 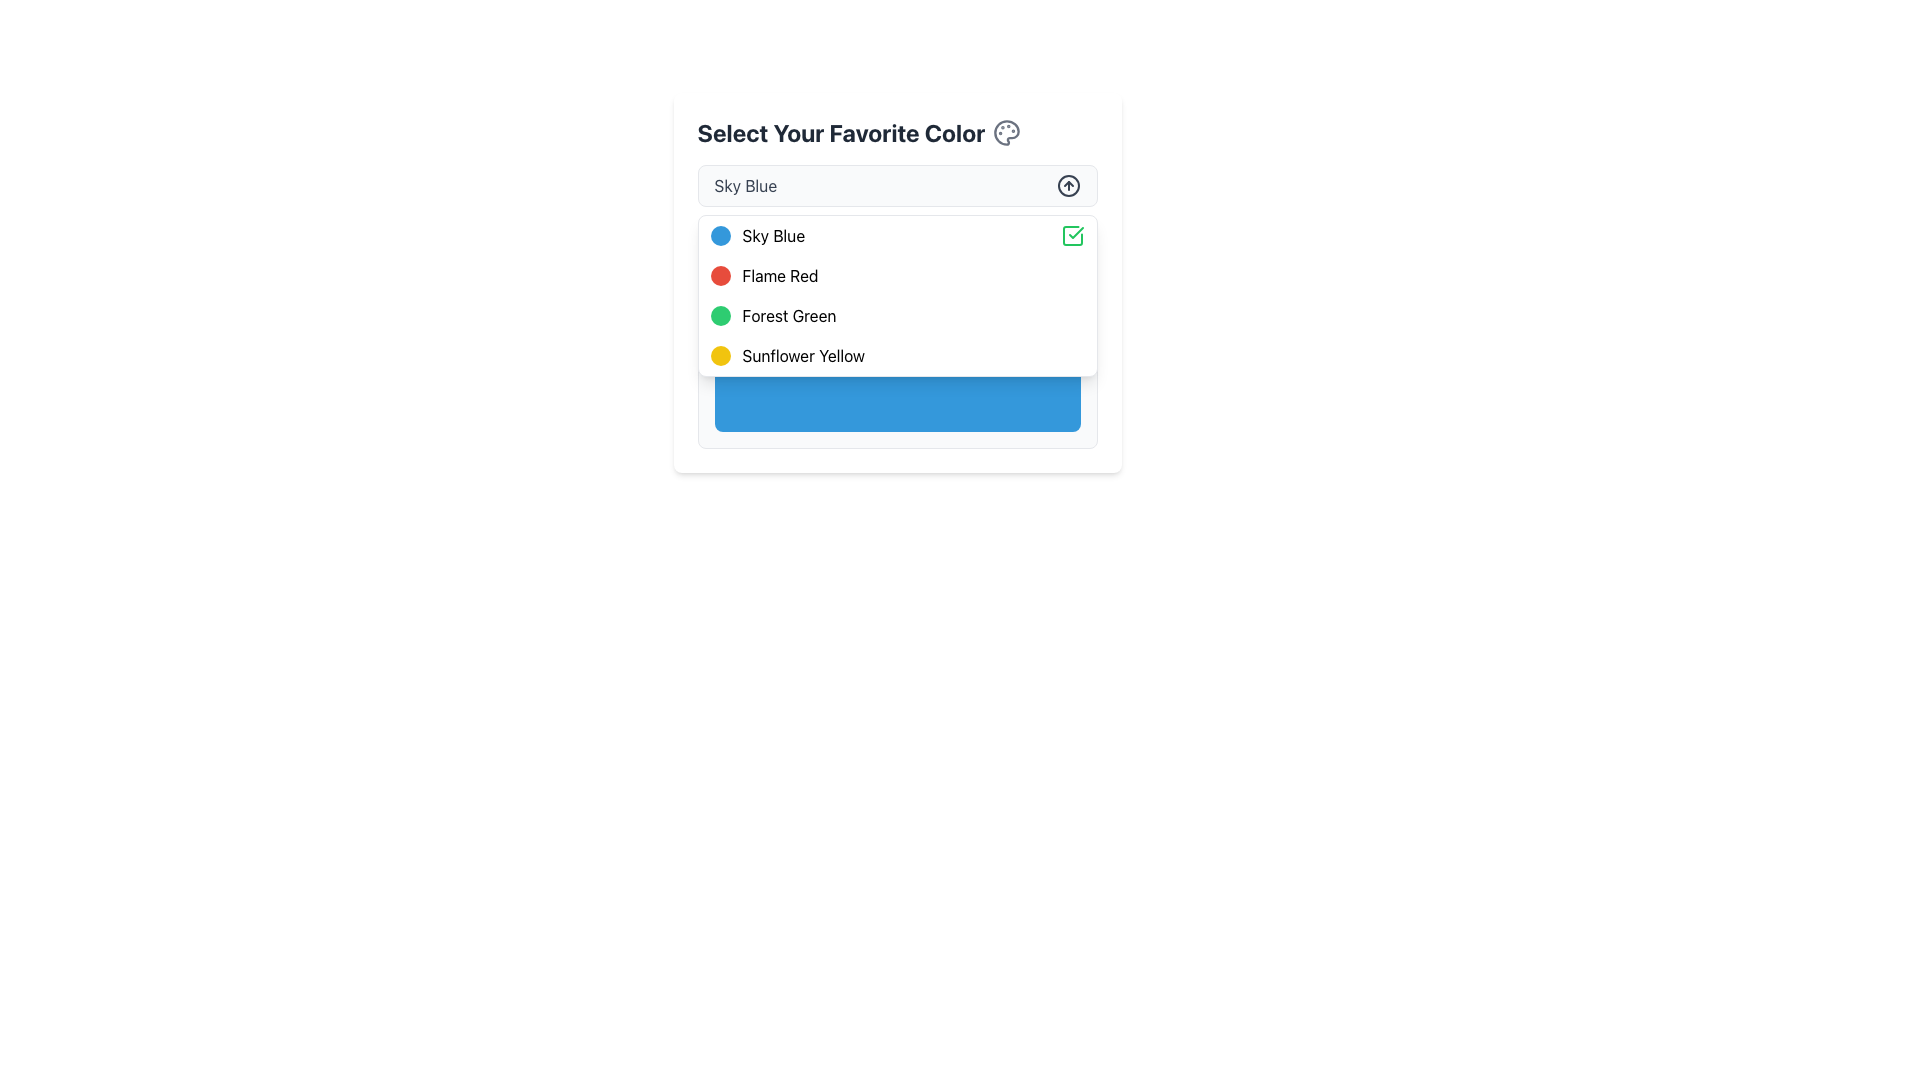 I want to click on the 'Forest Green' dropdown menu item, so click(x=896, y=315).